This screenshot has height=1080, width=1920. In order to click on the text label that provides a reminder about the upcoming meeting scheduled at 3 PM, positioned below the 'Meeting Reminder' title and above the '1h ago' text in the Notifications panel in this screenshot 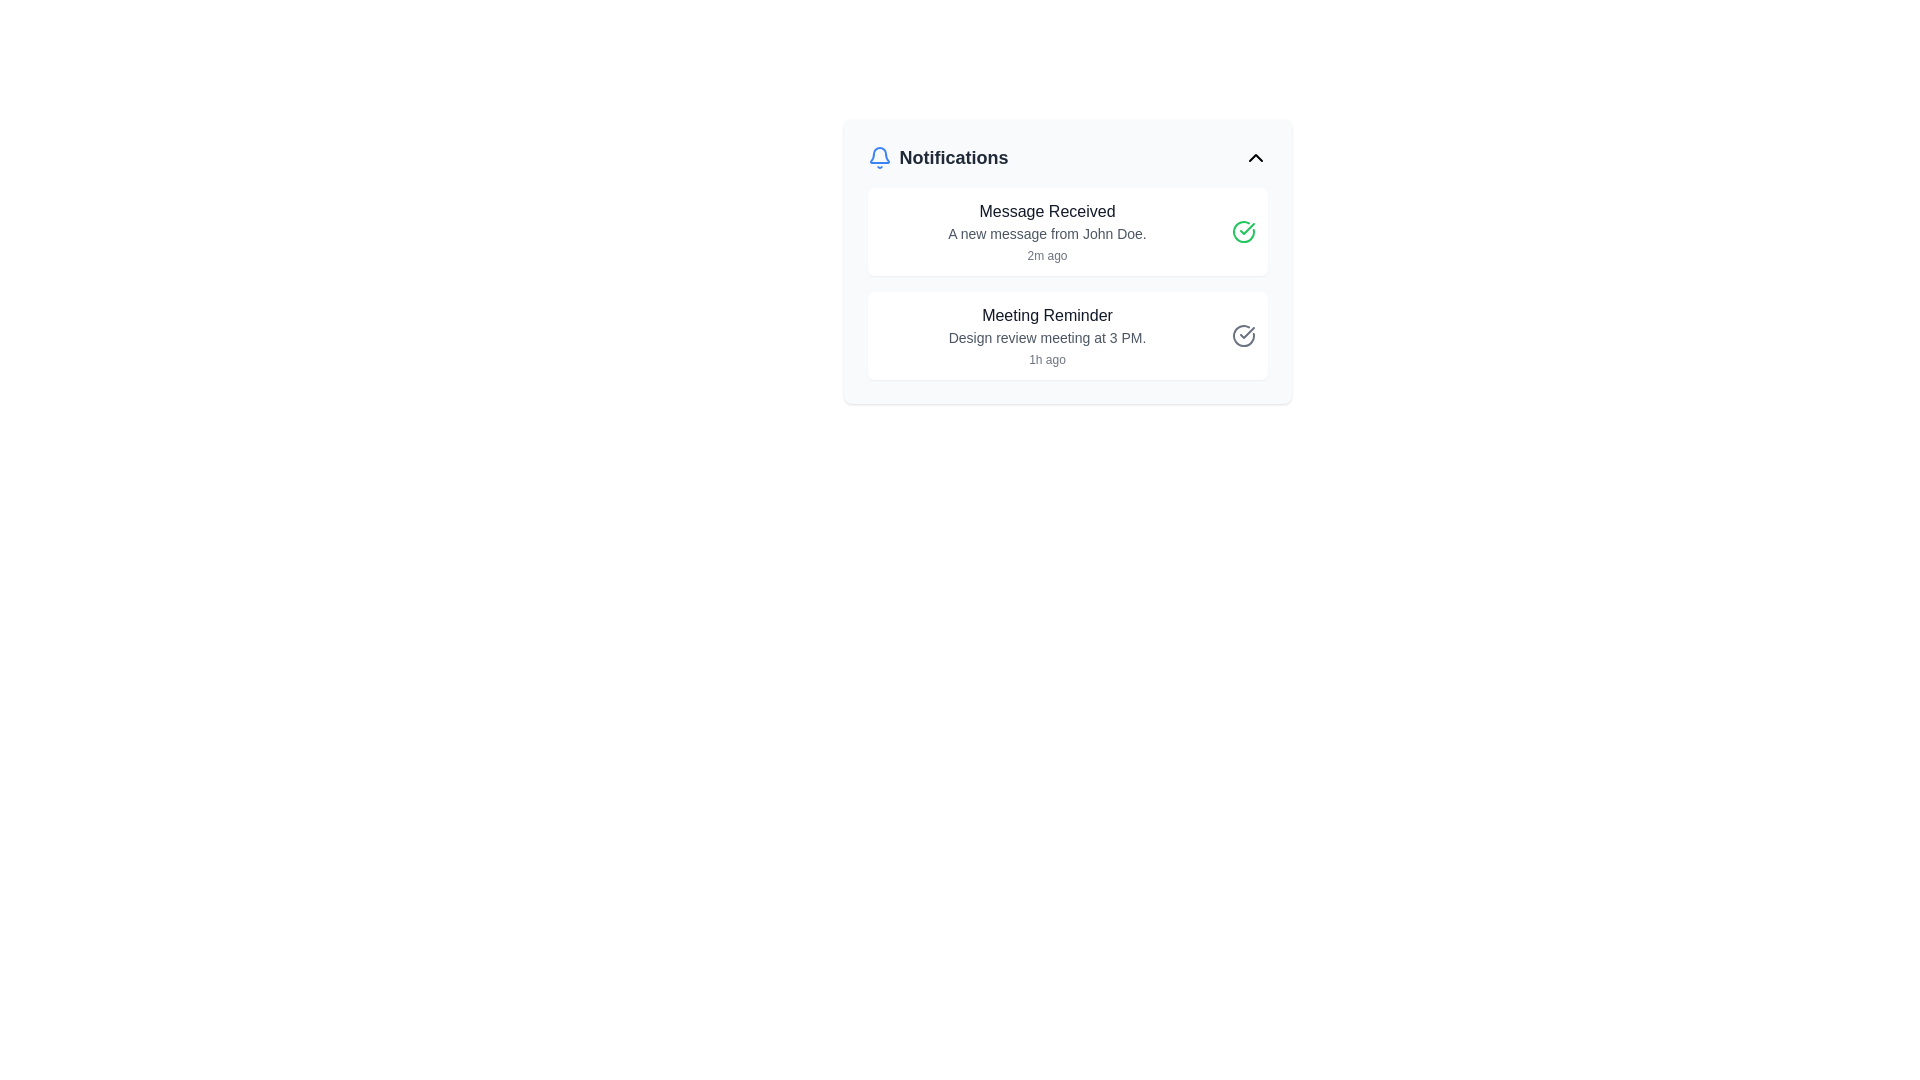, I will do `click(1046, 337)`.